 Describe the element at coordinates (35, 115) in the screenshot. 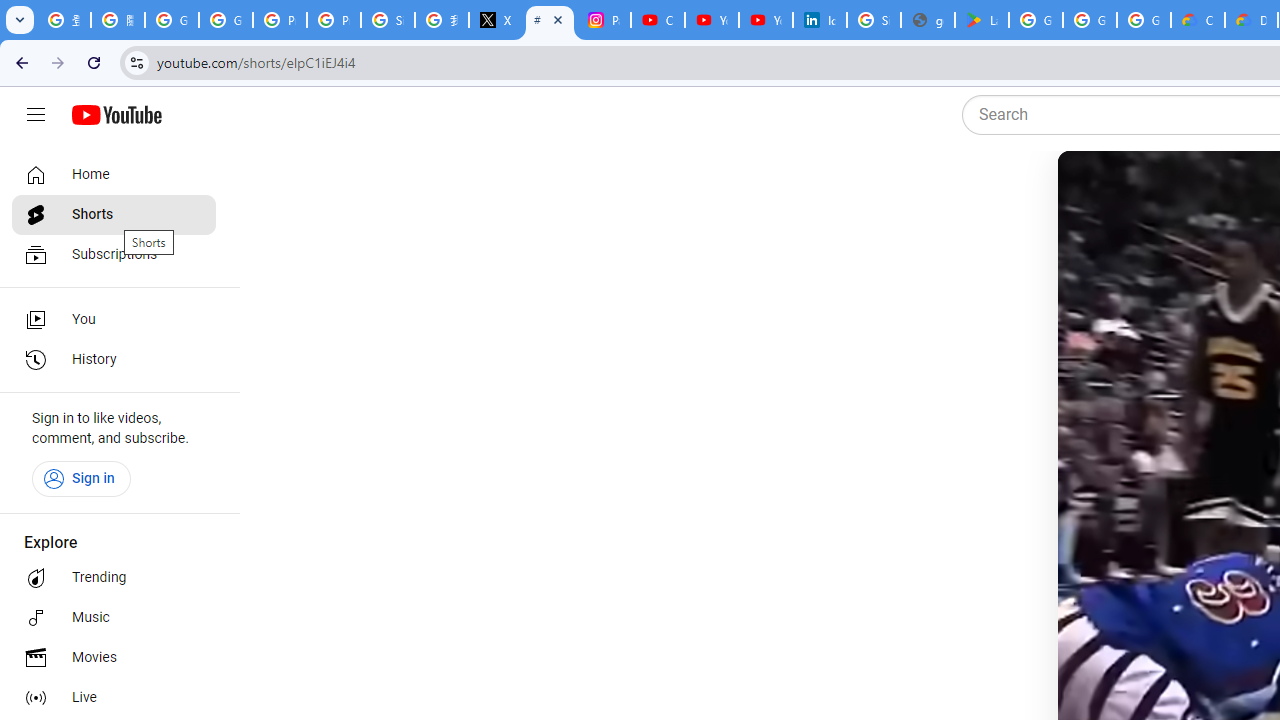

I see `'Guide'` at that location.